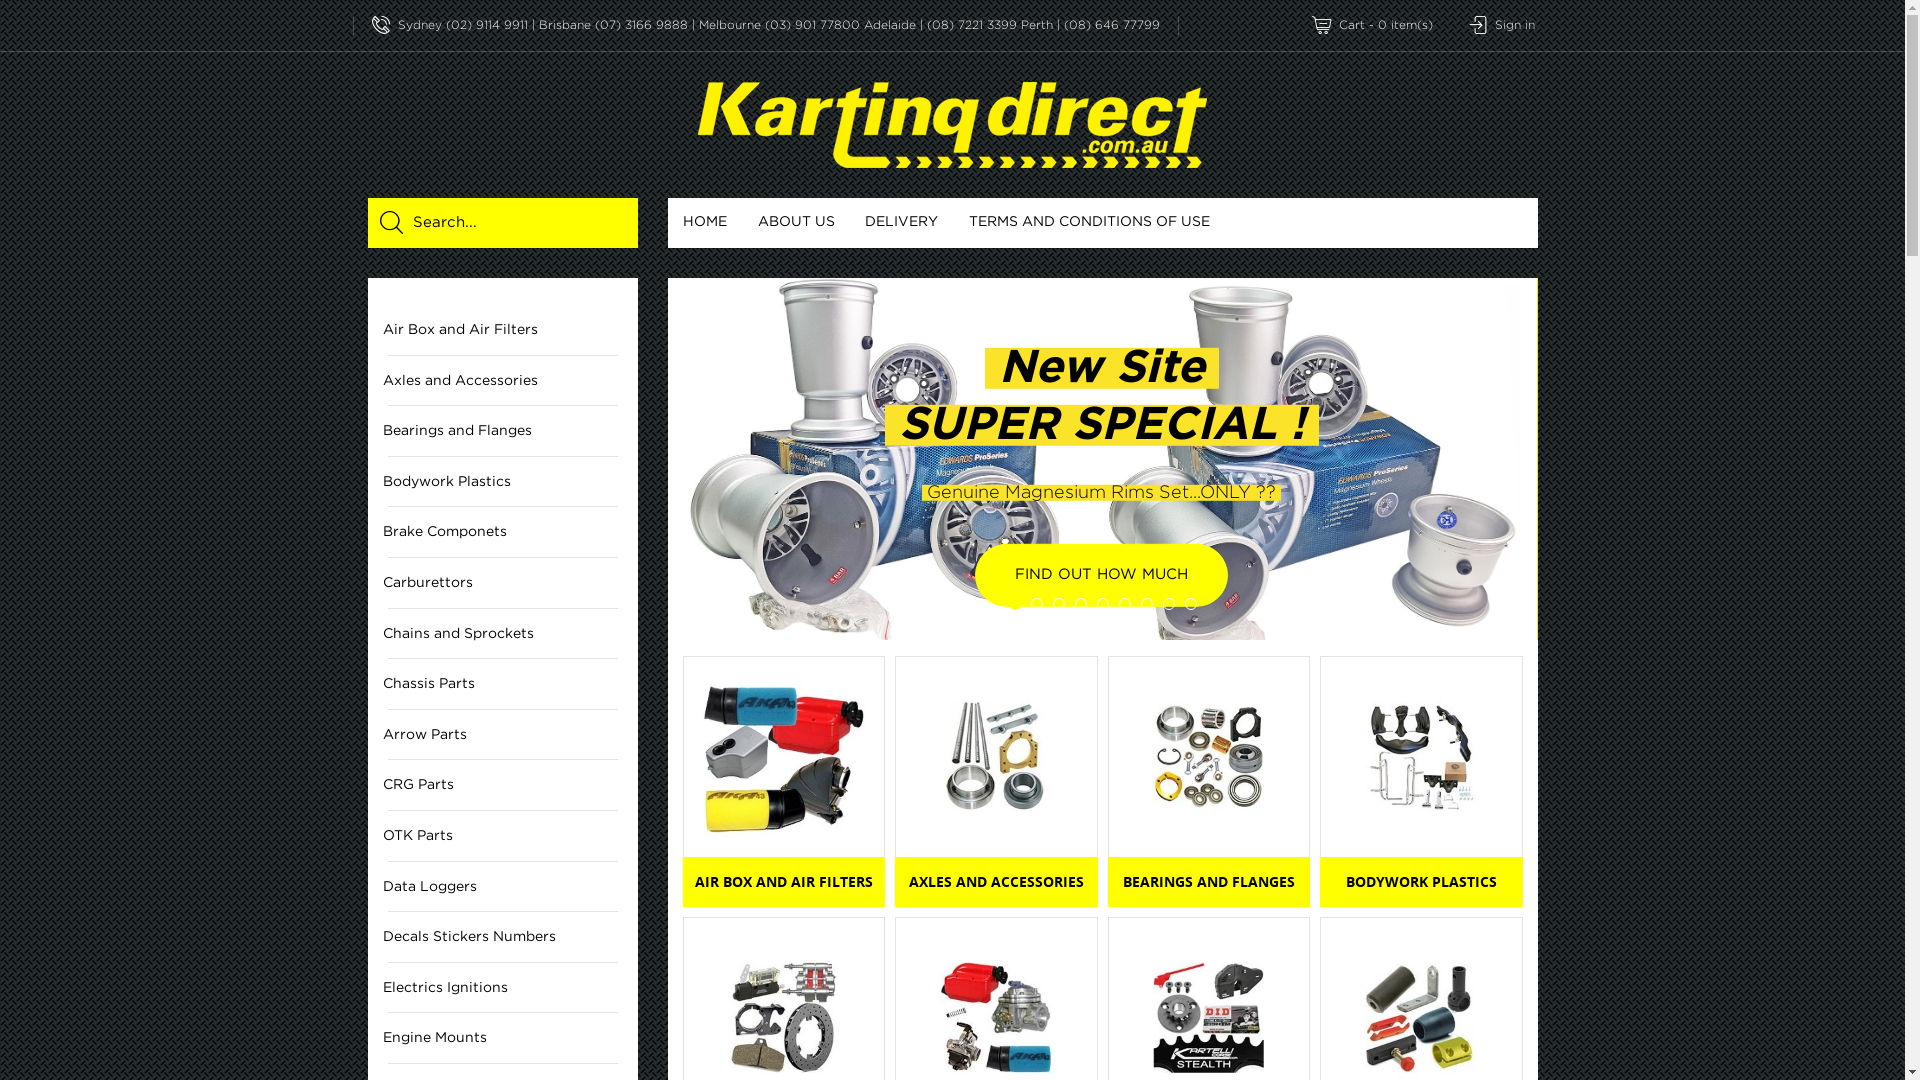 The height and width of the screenshot is (1080, 1920). Describe the element at coordinates (503, 329) in the screenshot. I see `'Air Box and Air Filters'` at that location.